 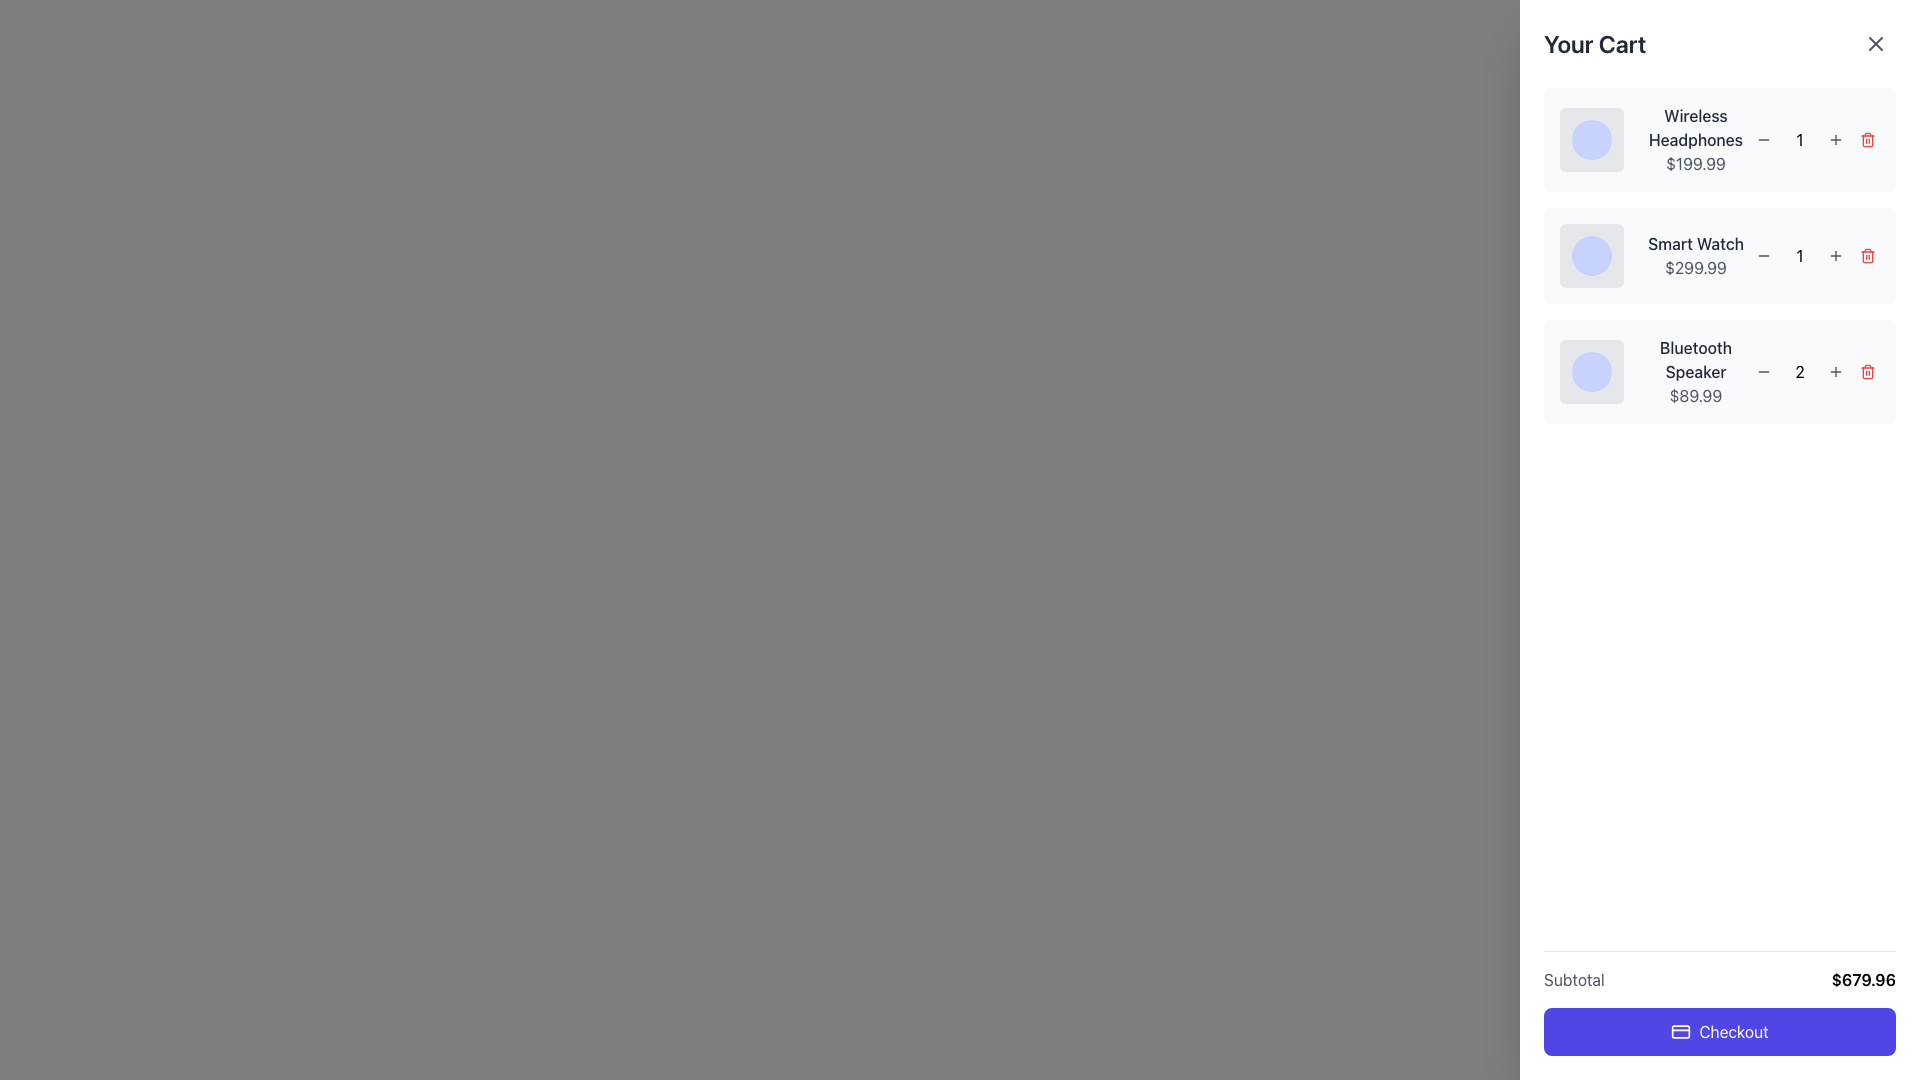 What do you see at coordinates (1763, 254) in the screenshot?
I see `the first circular decrement button for the 'Smart Watch' item in the shopping cart` at bounding box center [1763, 254].